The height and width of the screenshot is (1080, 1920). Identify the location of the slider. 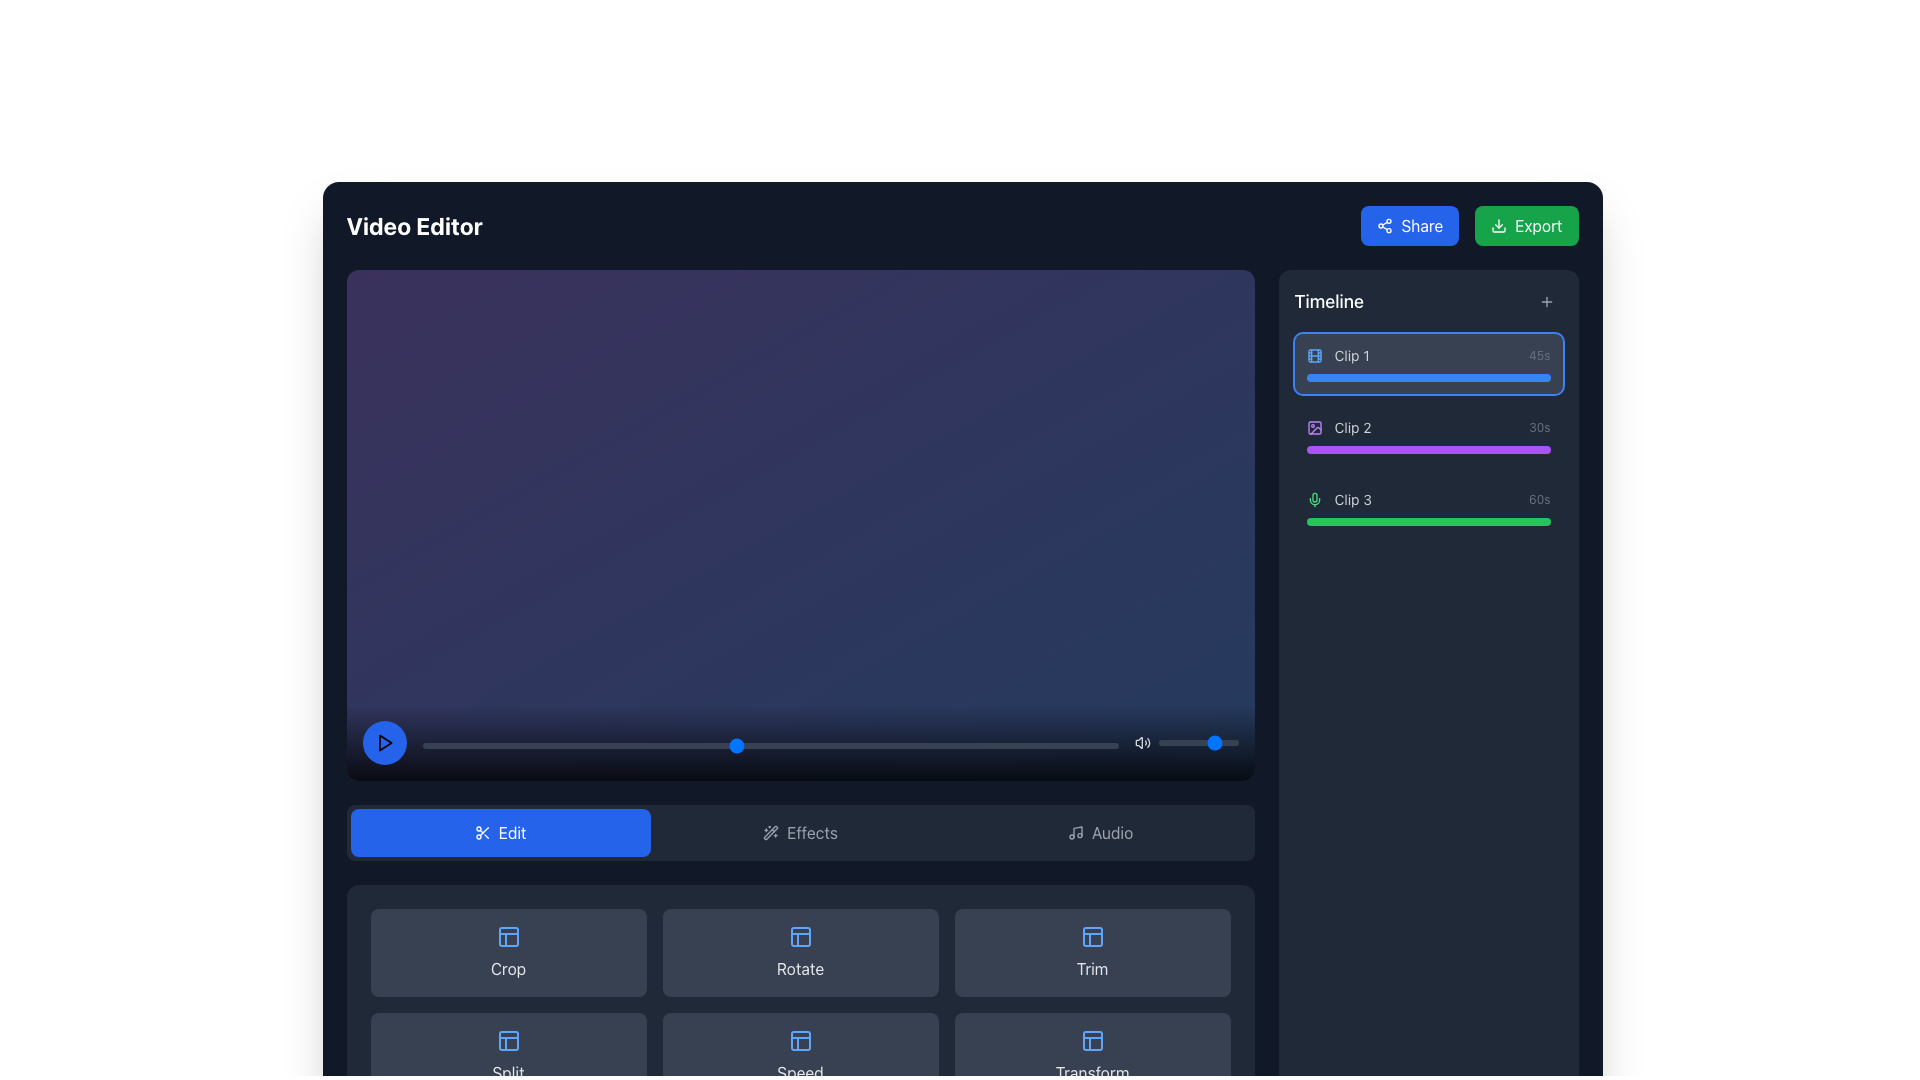
(1190, 742).